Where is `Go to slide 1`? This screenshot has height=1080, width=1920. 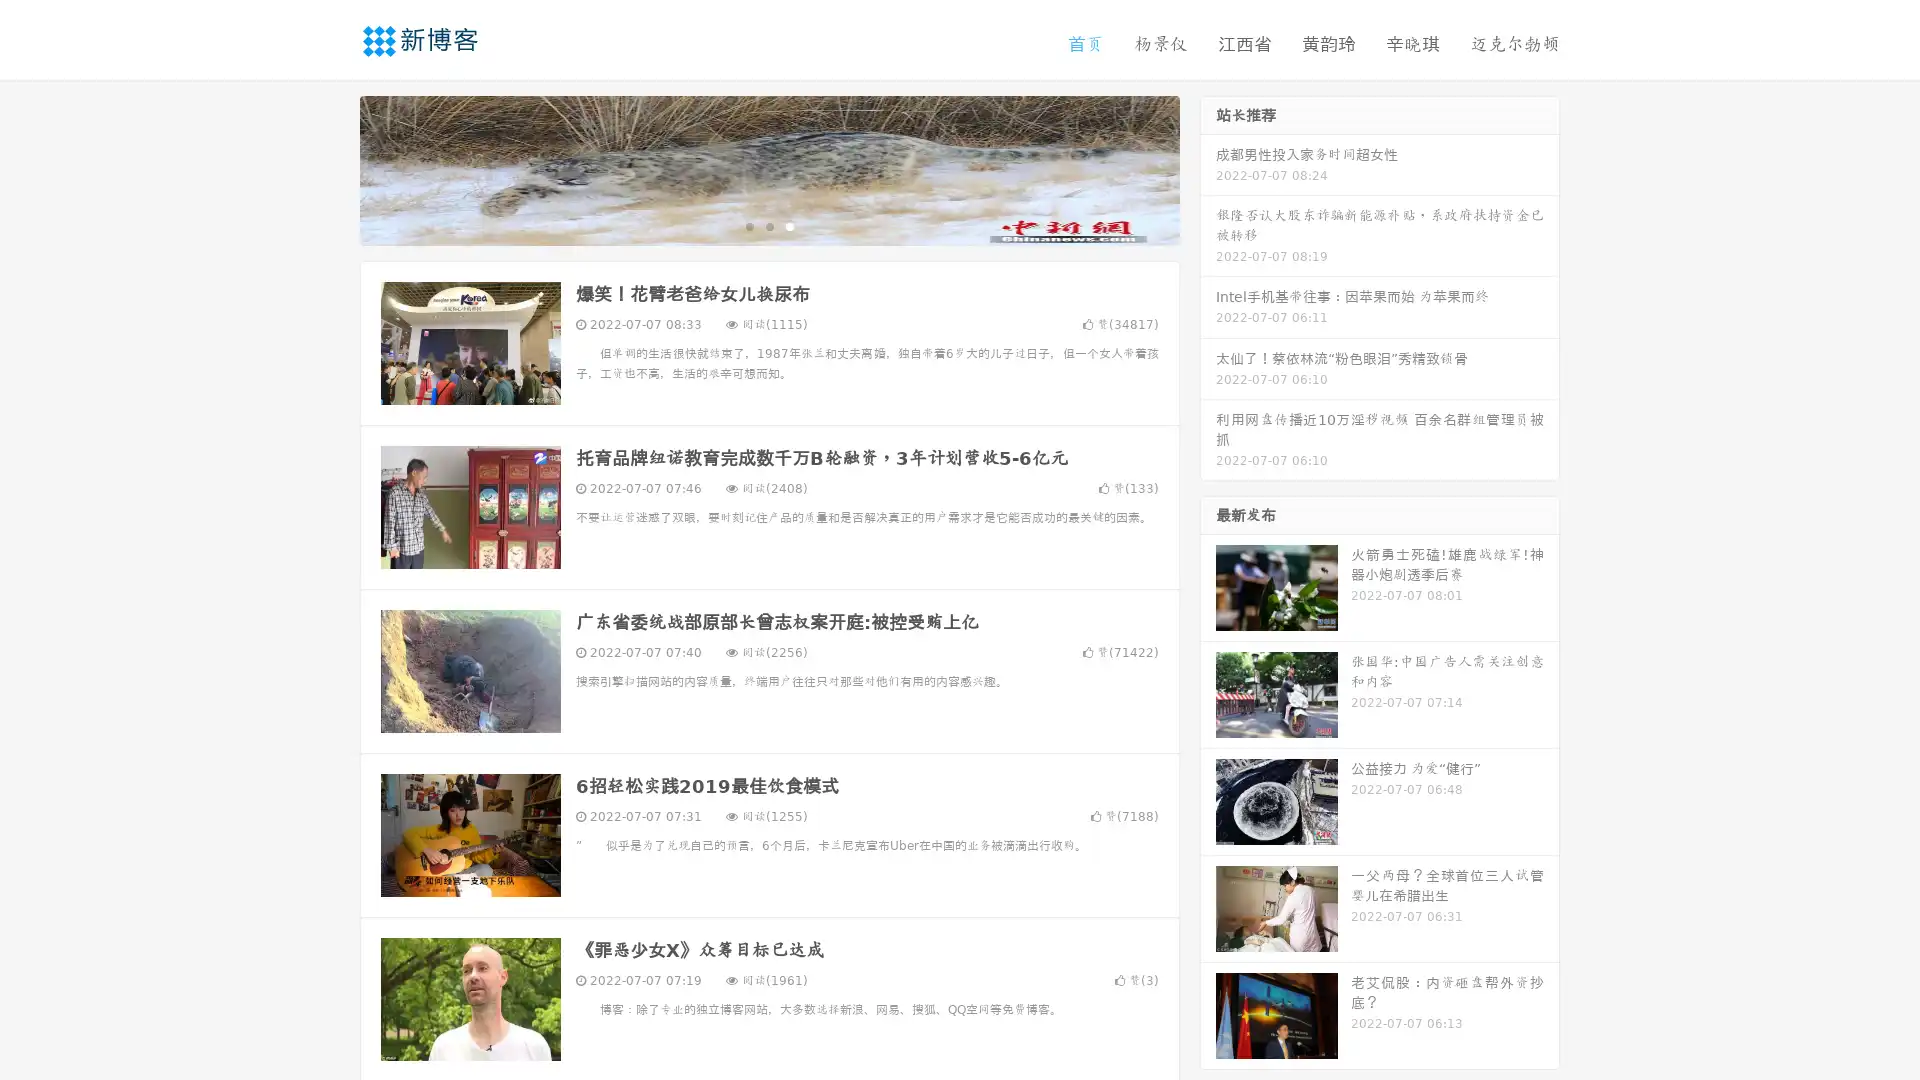
Go to slide 1 is located at coordinates (748, 225).